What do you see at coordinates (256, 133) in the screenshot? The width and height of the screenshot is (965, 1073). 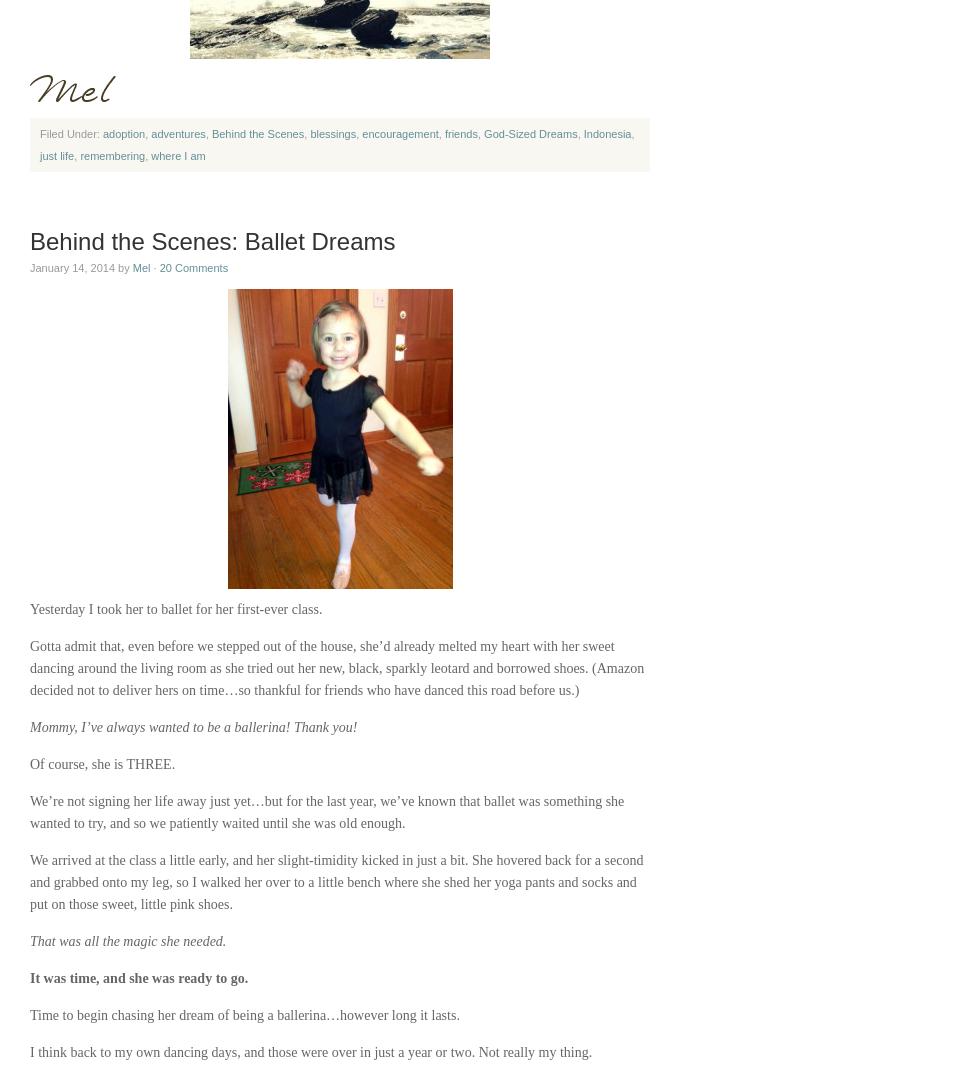 I see `'Behind the Scenes'` at bounding box center [256, 133].